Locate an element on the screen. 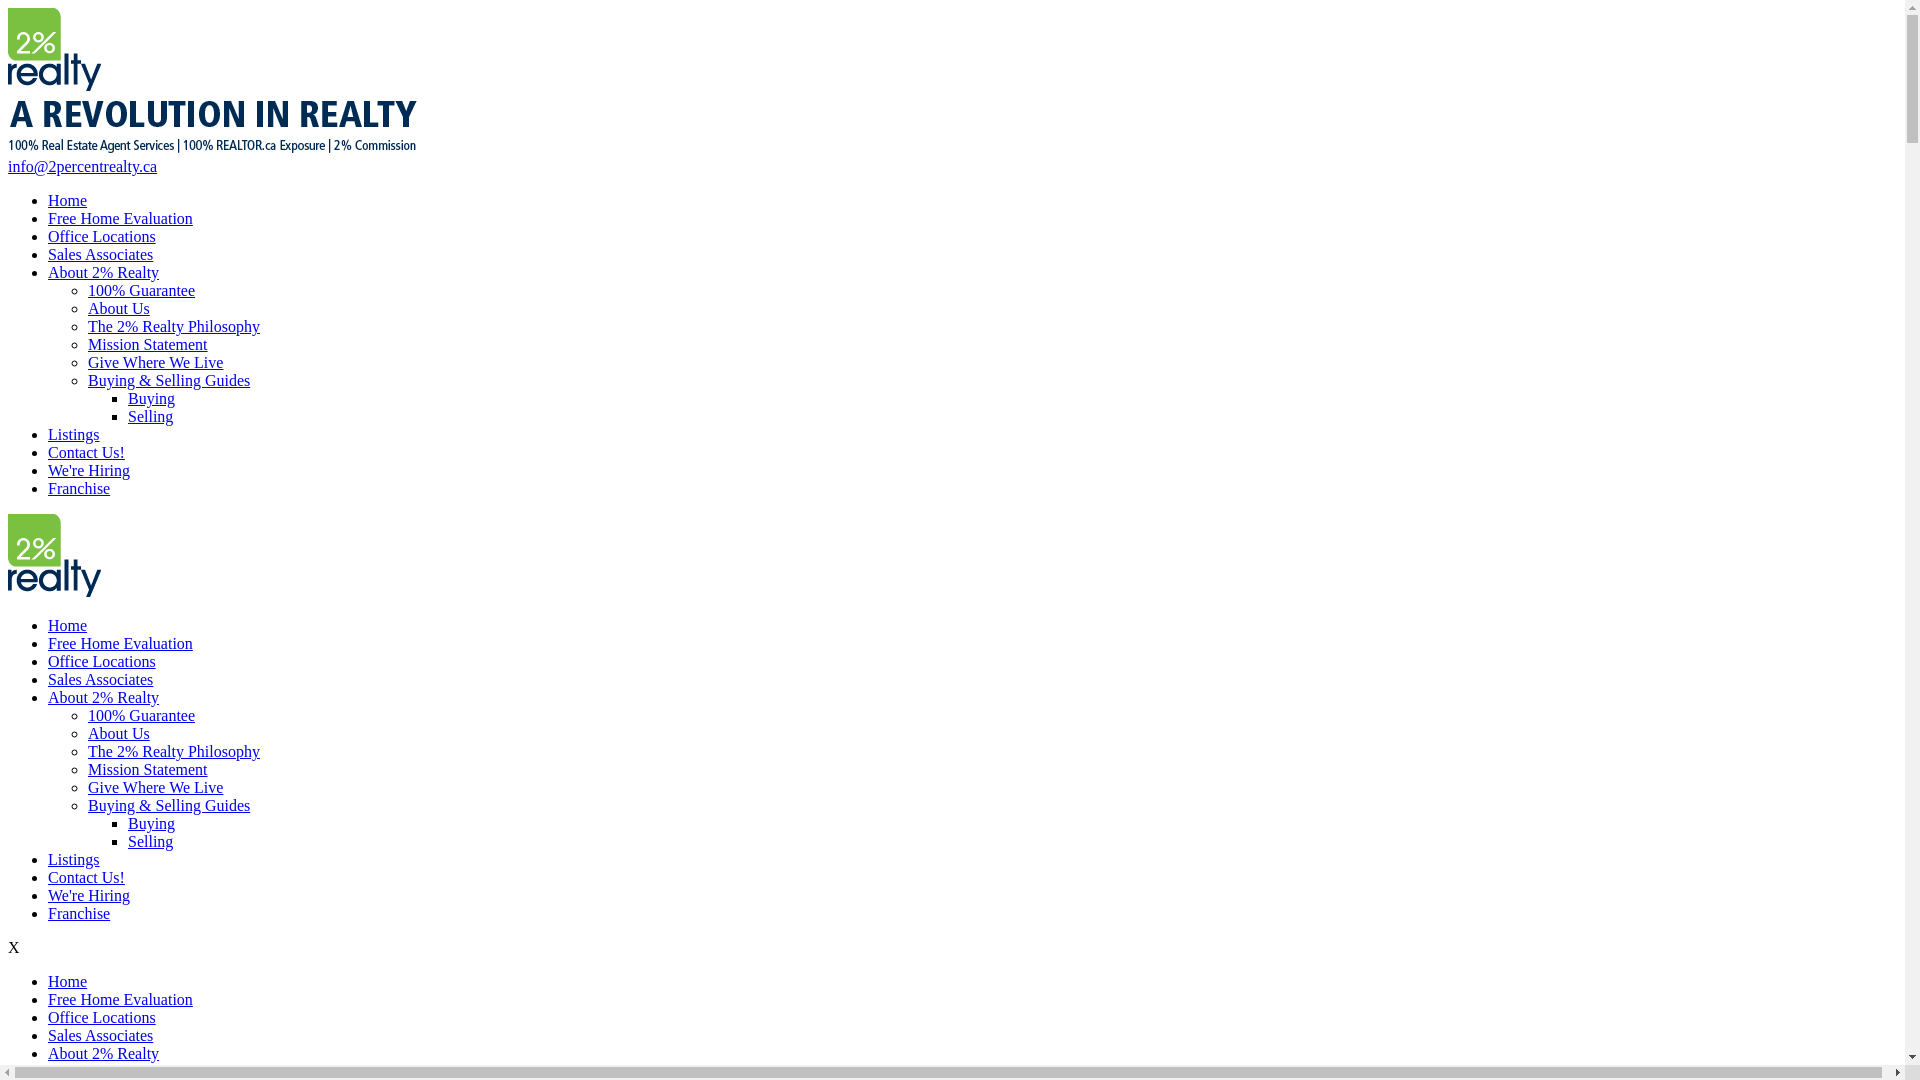  'Buying & Selling Guides' is located at coordinates (168, 380).